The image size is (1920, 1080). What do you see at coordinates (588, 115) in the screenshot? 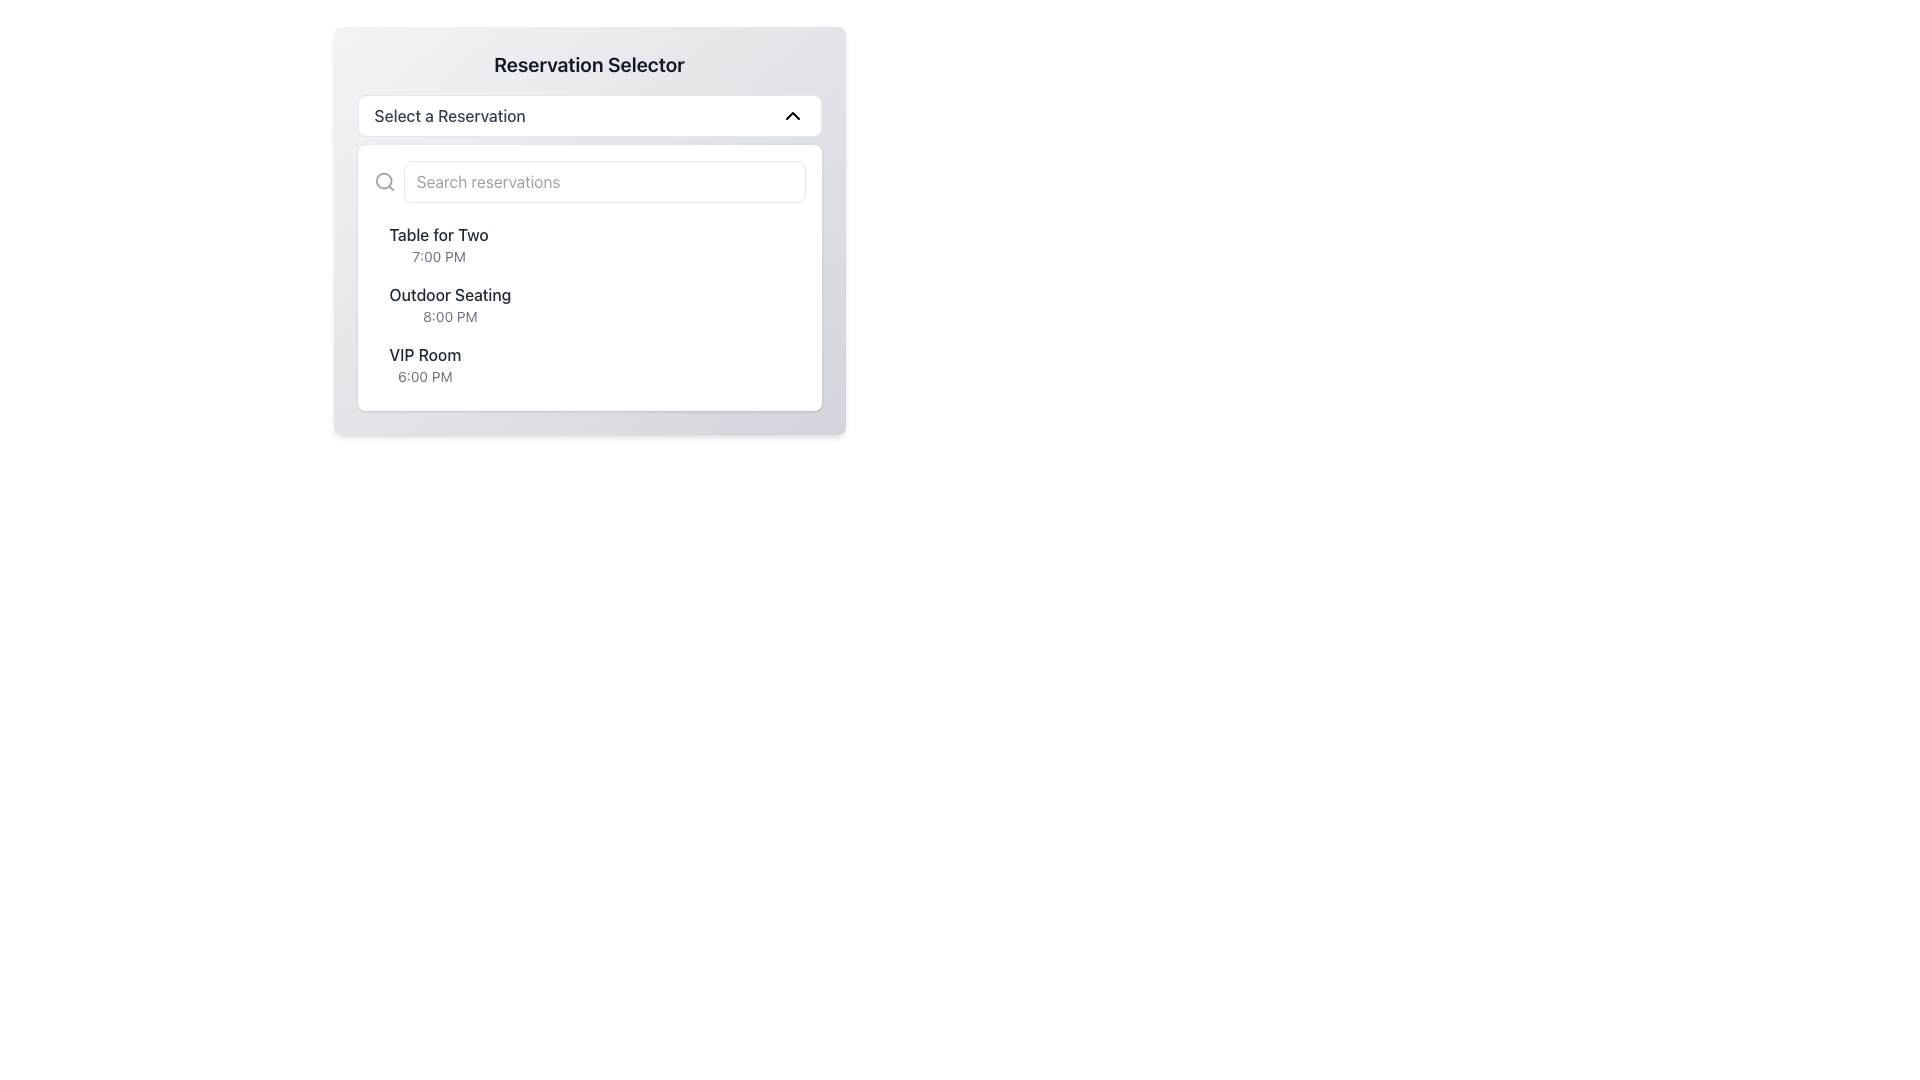
I see `the Dropdown Selector located below the title 'Reservation Selector'` at bounding box center [588, 115].